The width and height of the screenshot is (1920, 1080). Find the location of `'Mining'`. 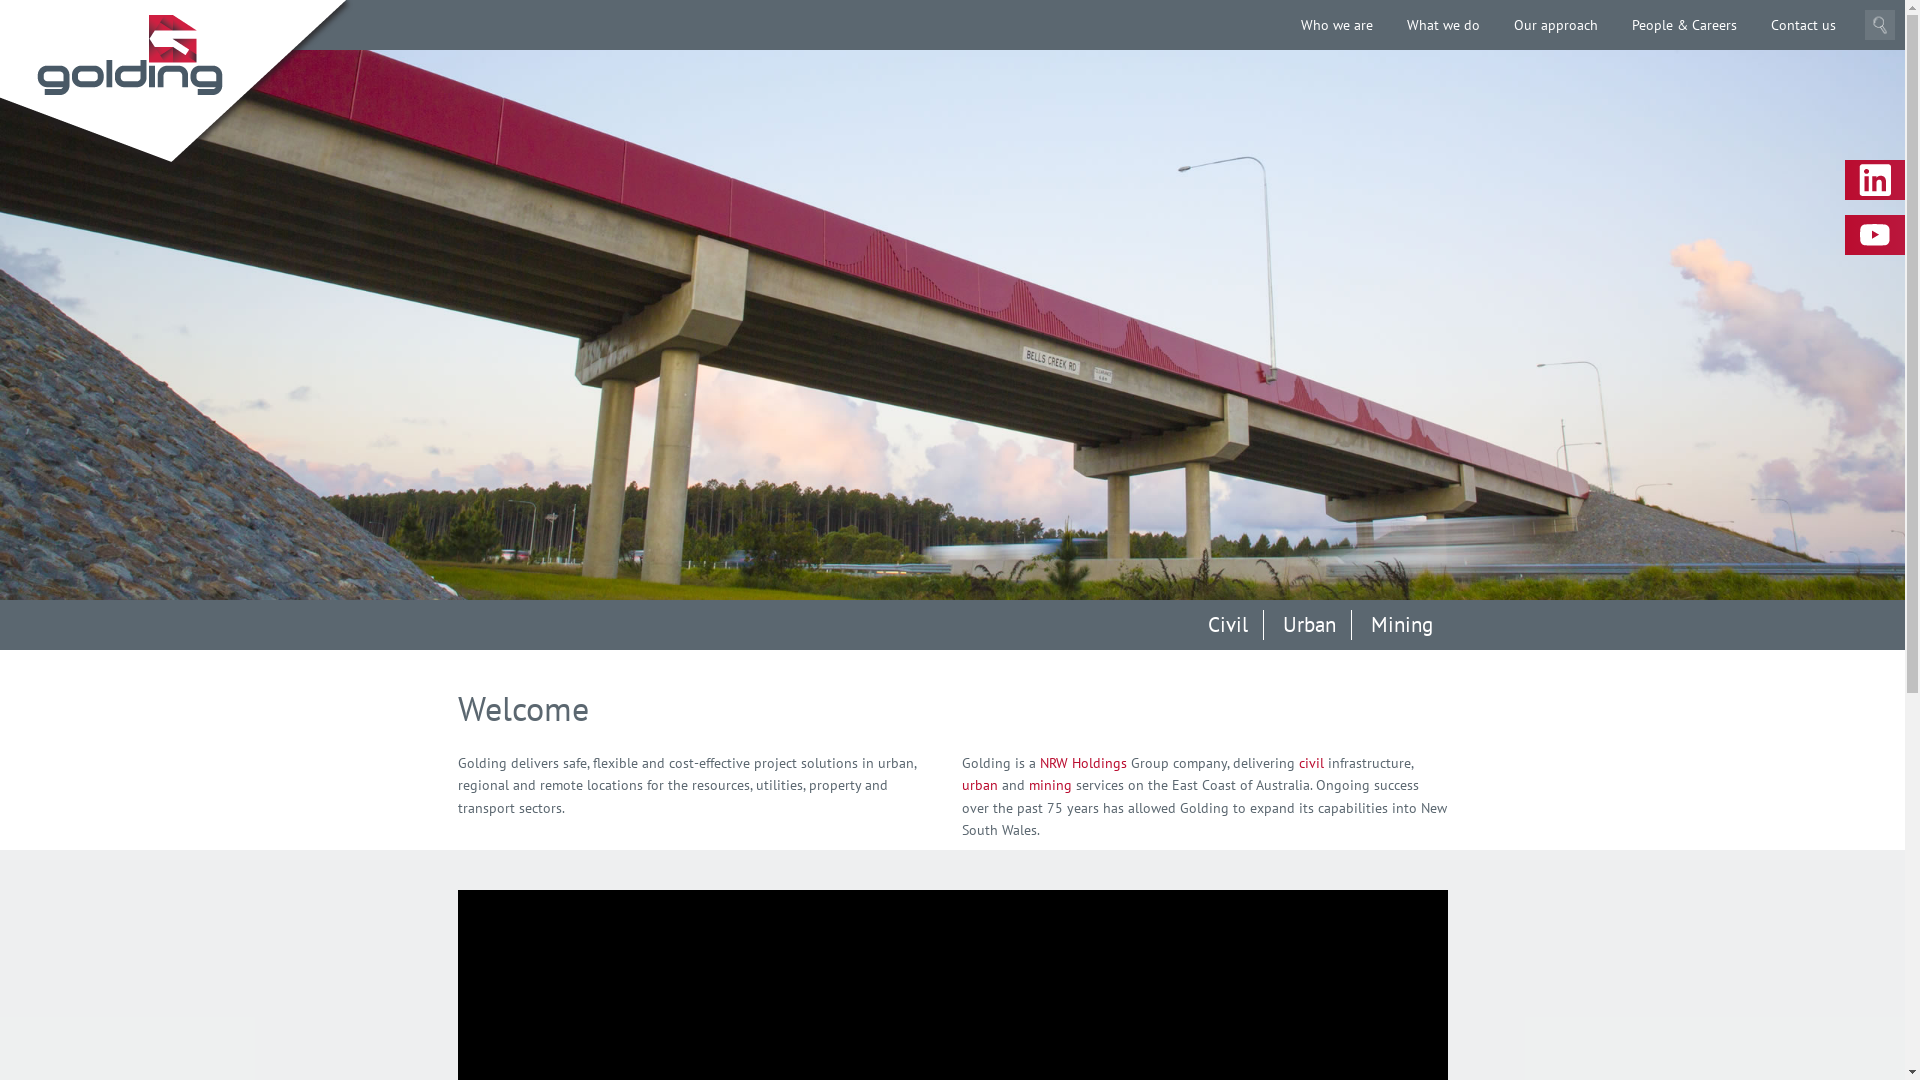

'Mining' is located at coordinates (1400, 623).